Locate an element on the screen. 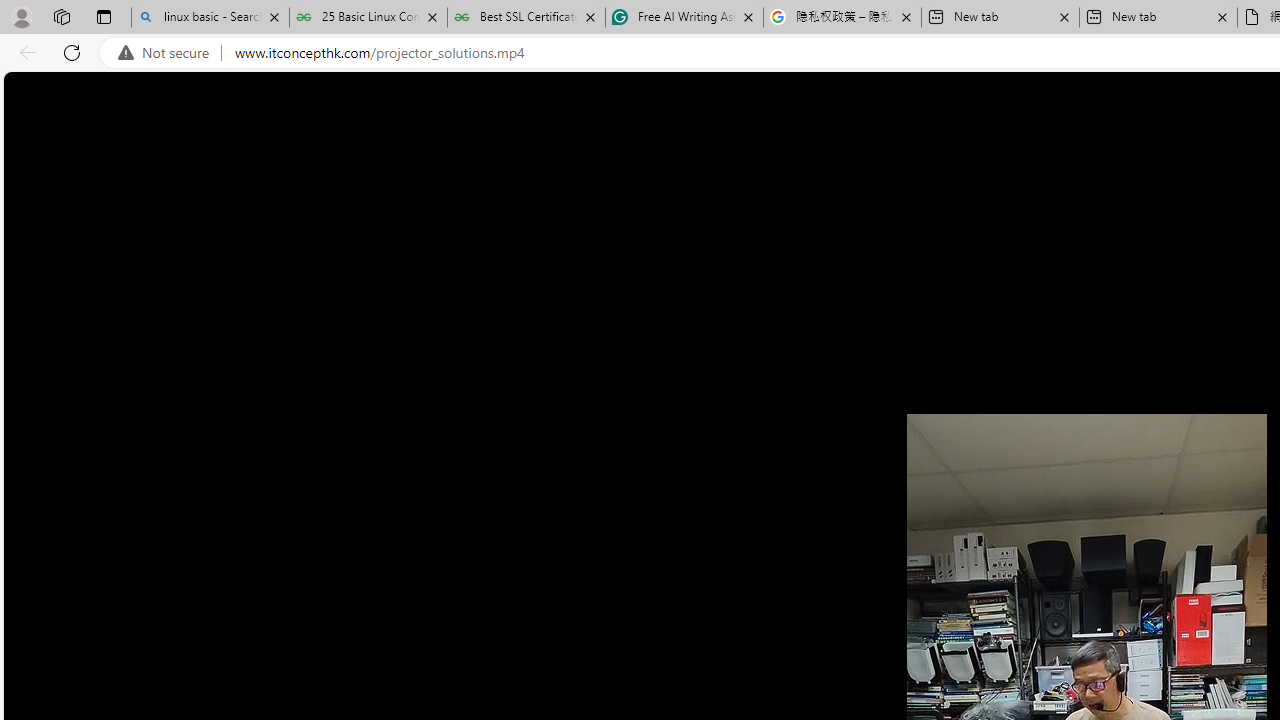 This screenshot has height=720, width=1280. '25 Basic Linux Commands For Beginners - GeeksforGeeks' is located at coordinates (368, 17).